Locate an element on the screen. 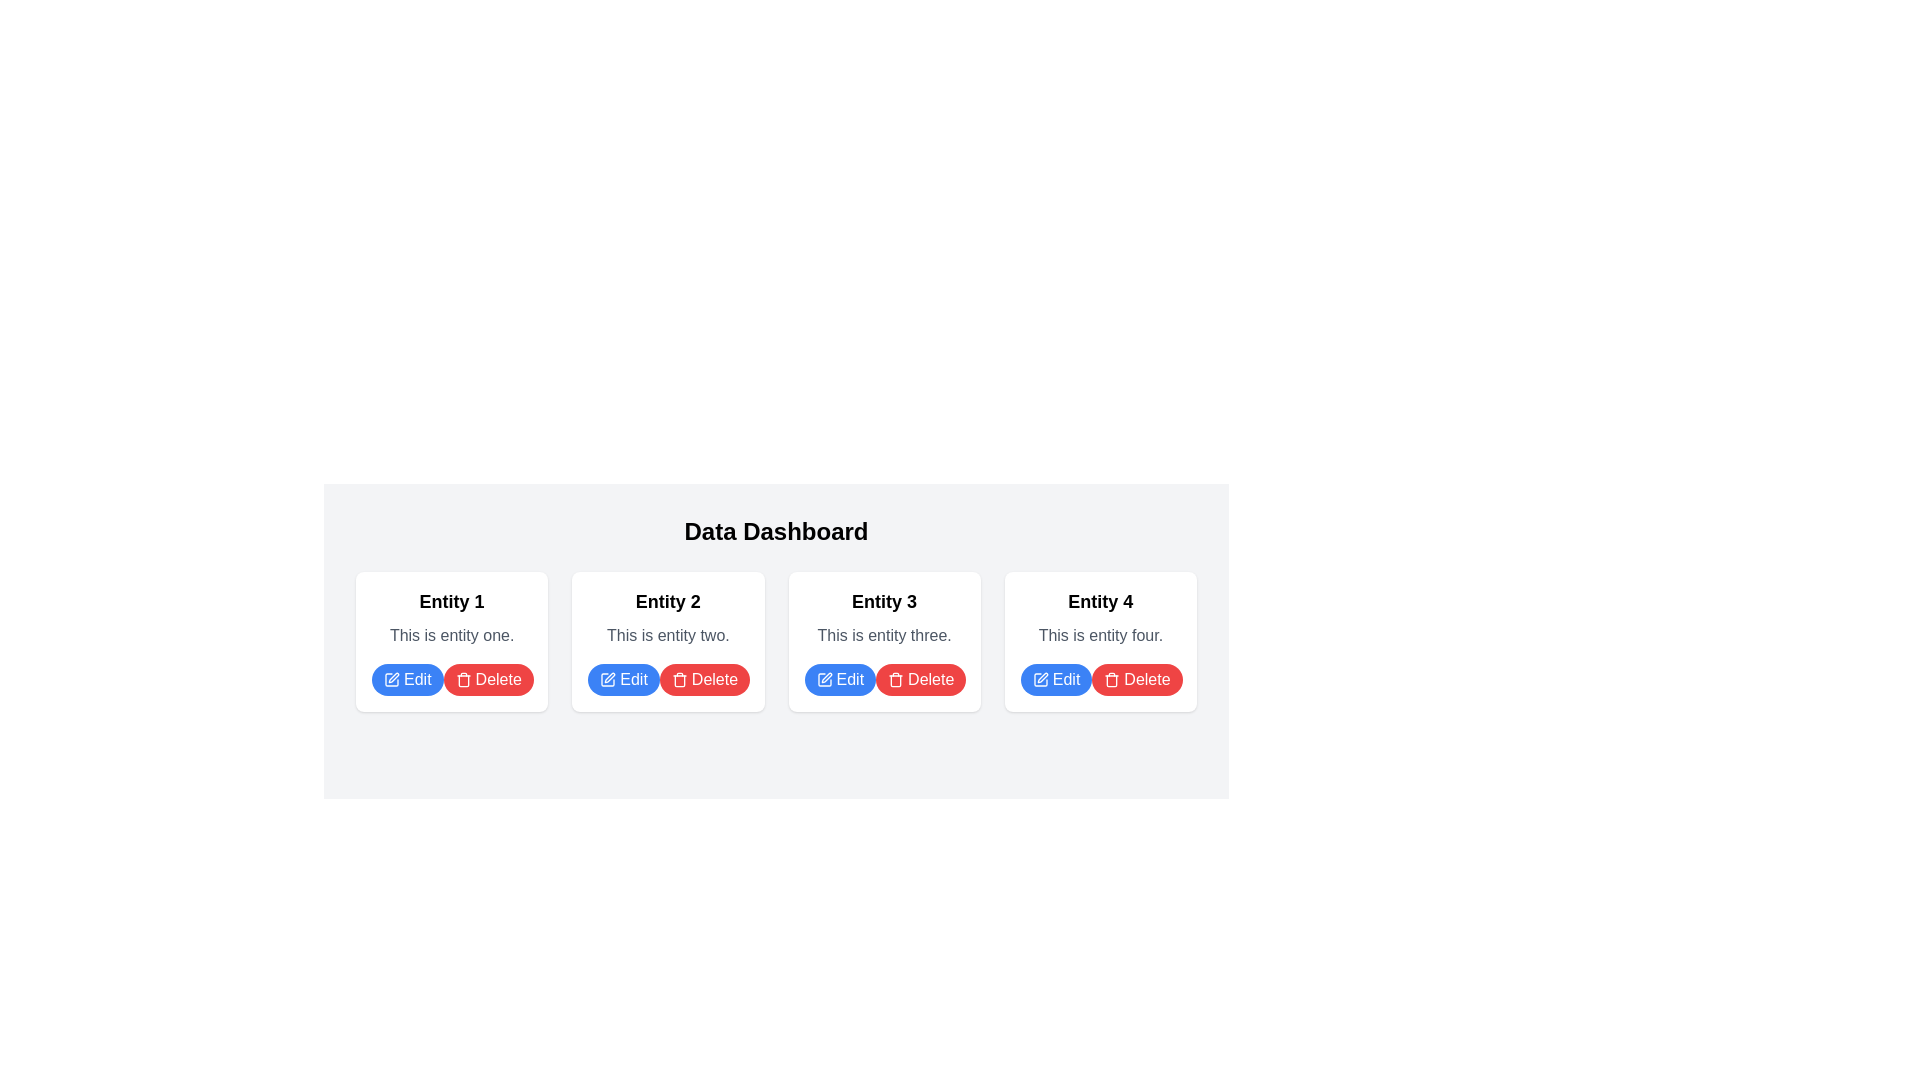 The image size is (1920, 1080). the pen icon located inside the blue 'Edit' button for 'Entity 3' on the dashboard is located at coordinates (824, 678).